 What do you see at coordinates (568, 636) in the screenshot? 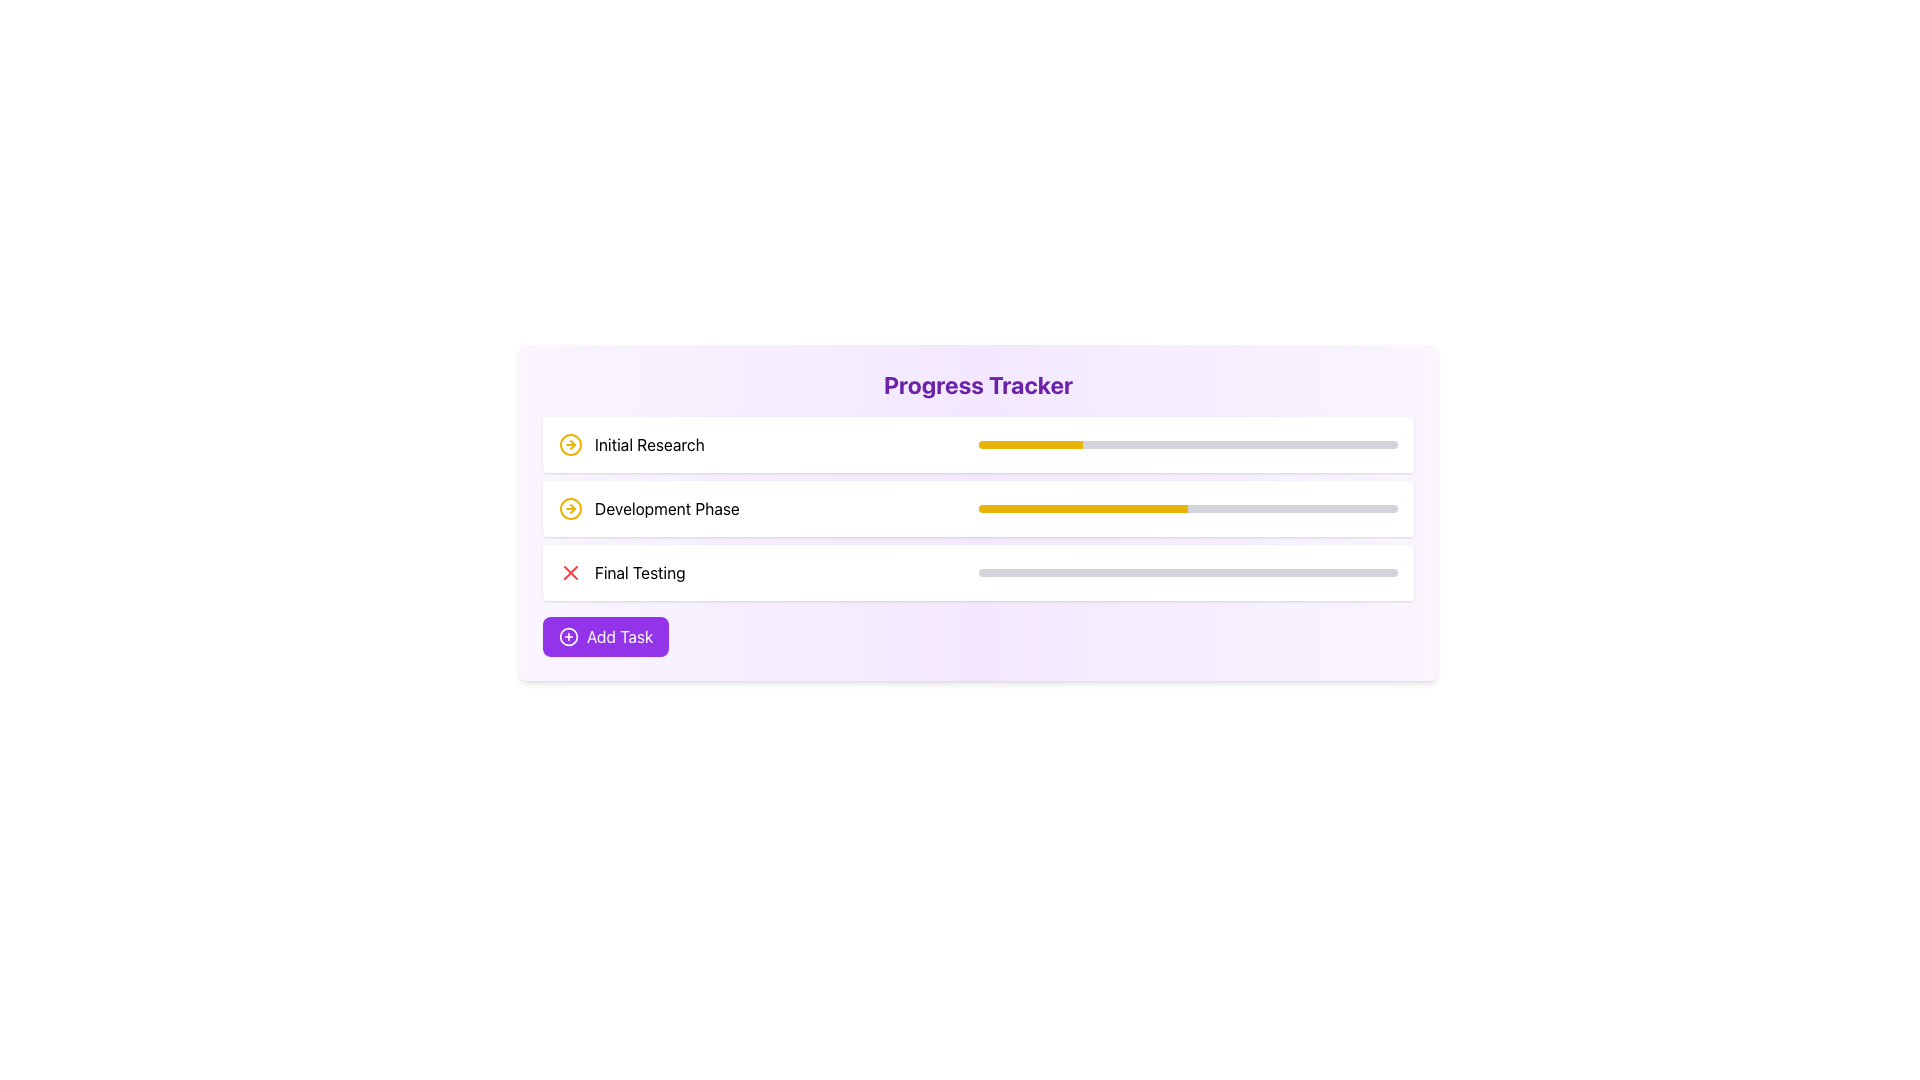
I see `the vector-based graphical component inside the 'Add Task' button, which is a purple circular icon with a plus sign, located in the bottom-left corner of the task progression interface` at bounding box center [568, 636].